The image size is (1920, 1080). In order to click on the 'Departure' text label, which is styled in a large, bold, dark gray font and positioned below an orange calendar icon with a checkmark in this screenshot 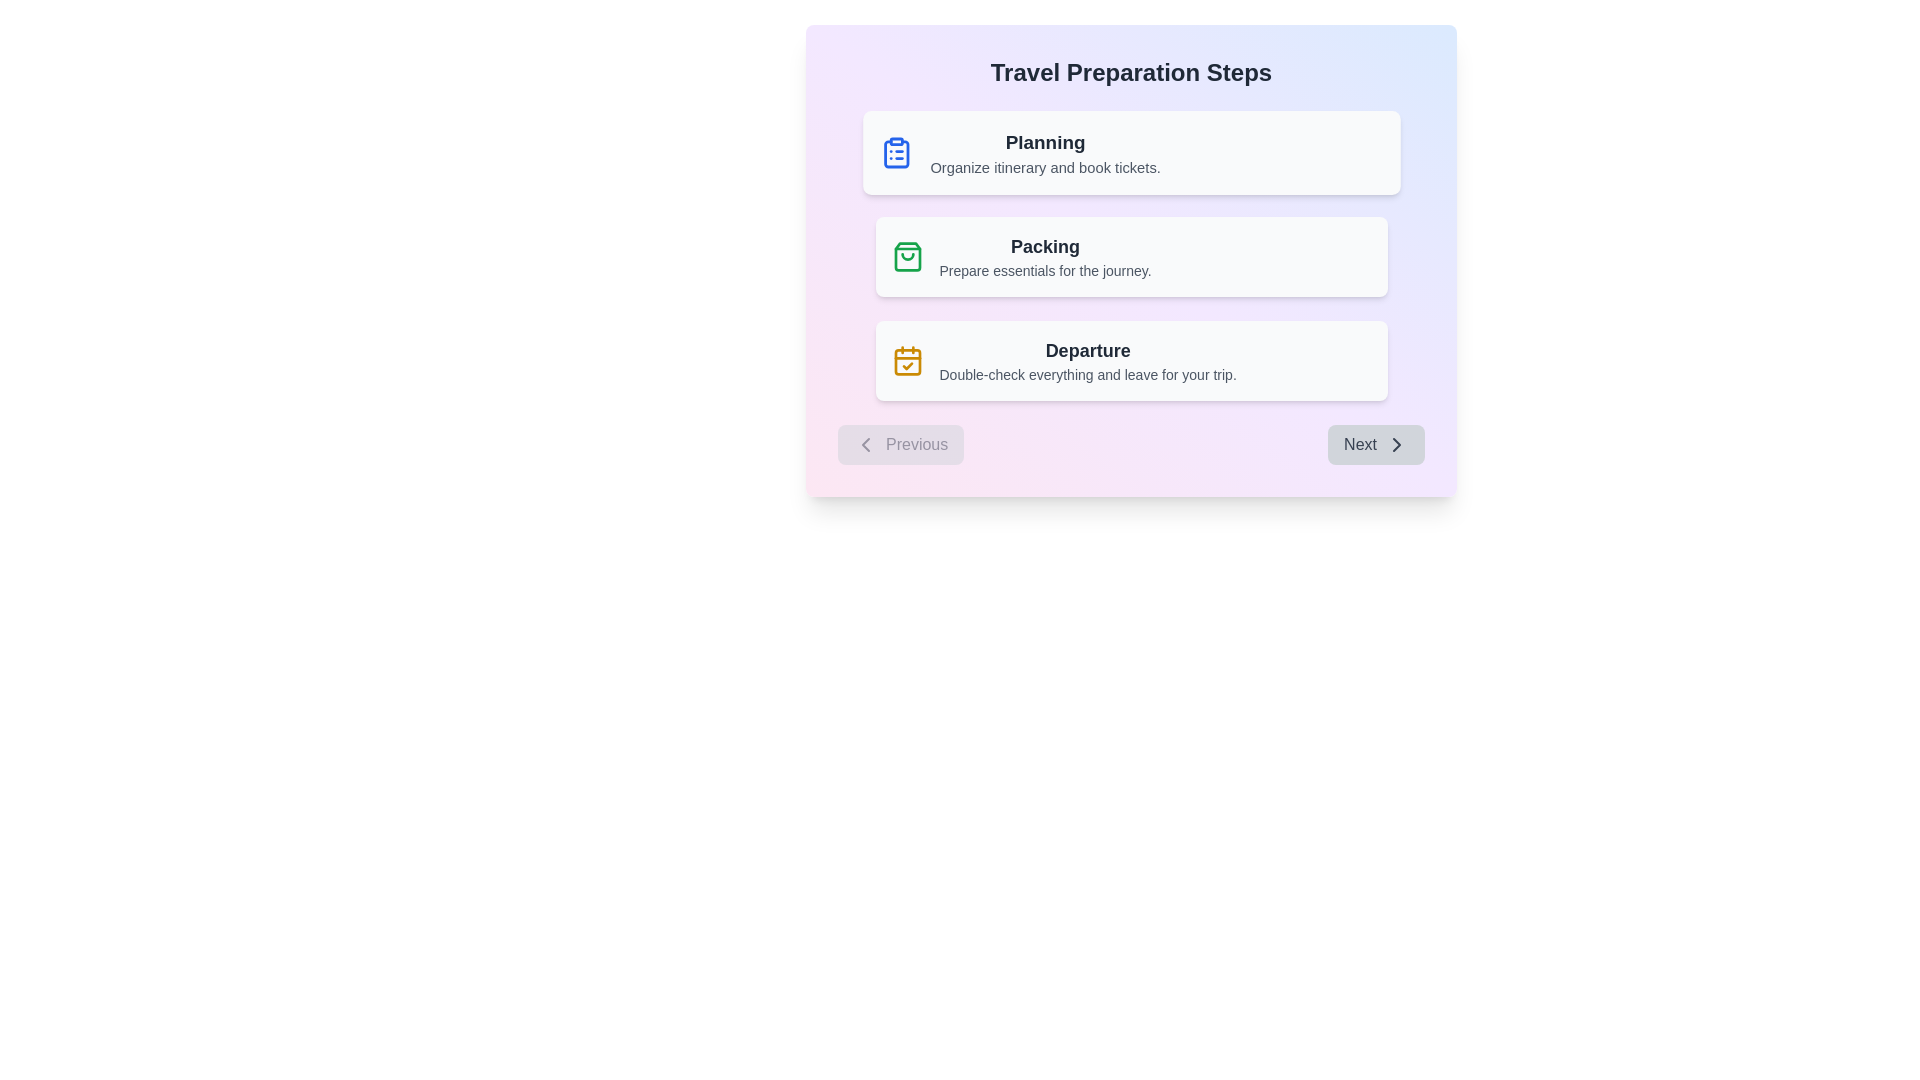, I will do `click(1087, 350)`.